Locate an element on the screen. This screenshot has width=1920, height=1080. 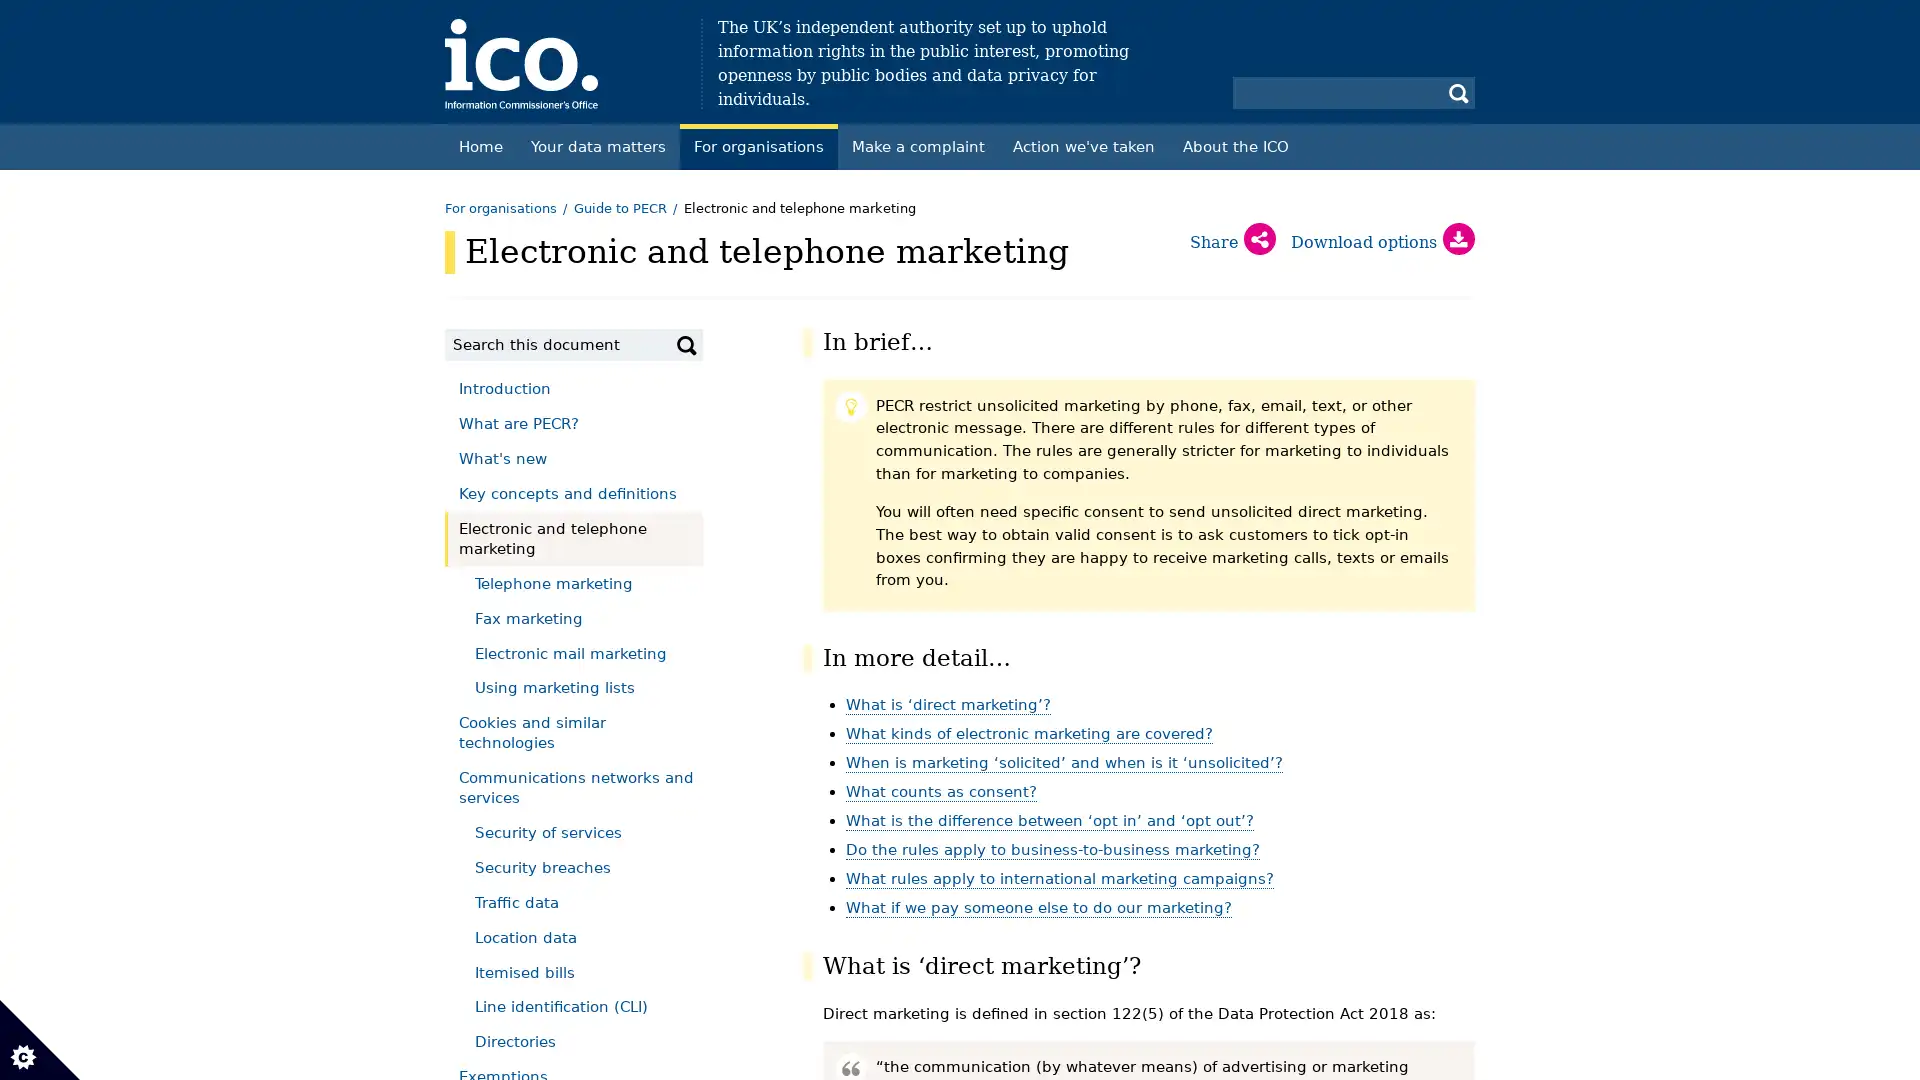
Search is located at coordinates (1459, 92).